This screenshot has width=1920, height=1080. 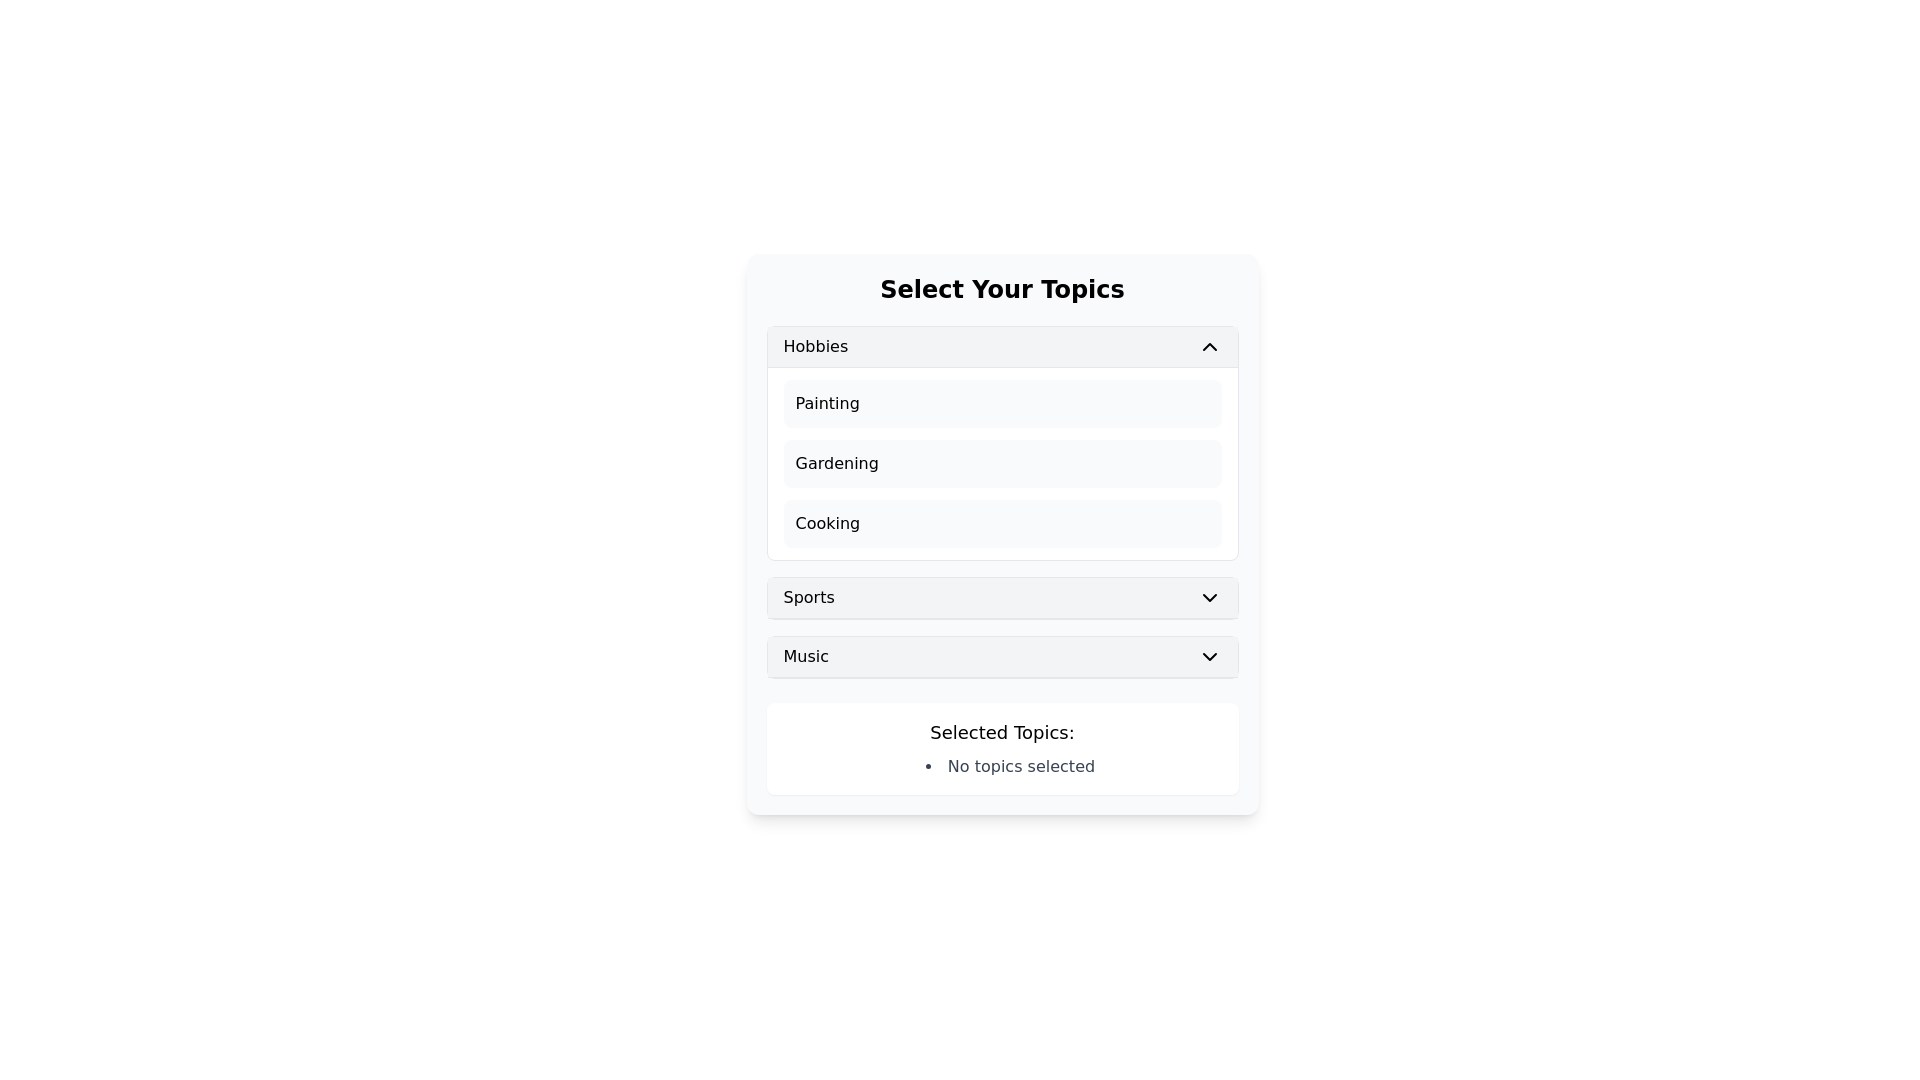 I want to click on the static textual indicator in the bullet list that informs the user that no topics have been selected, located under the 'Selected Topics:' label, so click(x=1010, y=766).